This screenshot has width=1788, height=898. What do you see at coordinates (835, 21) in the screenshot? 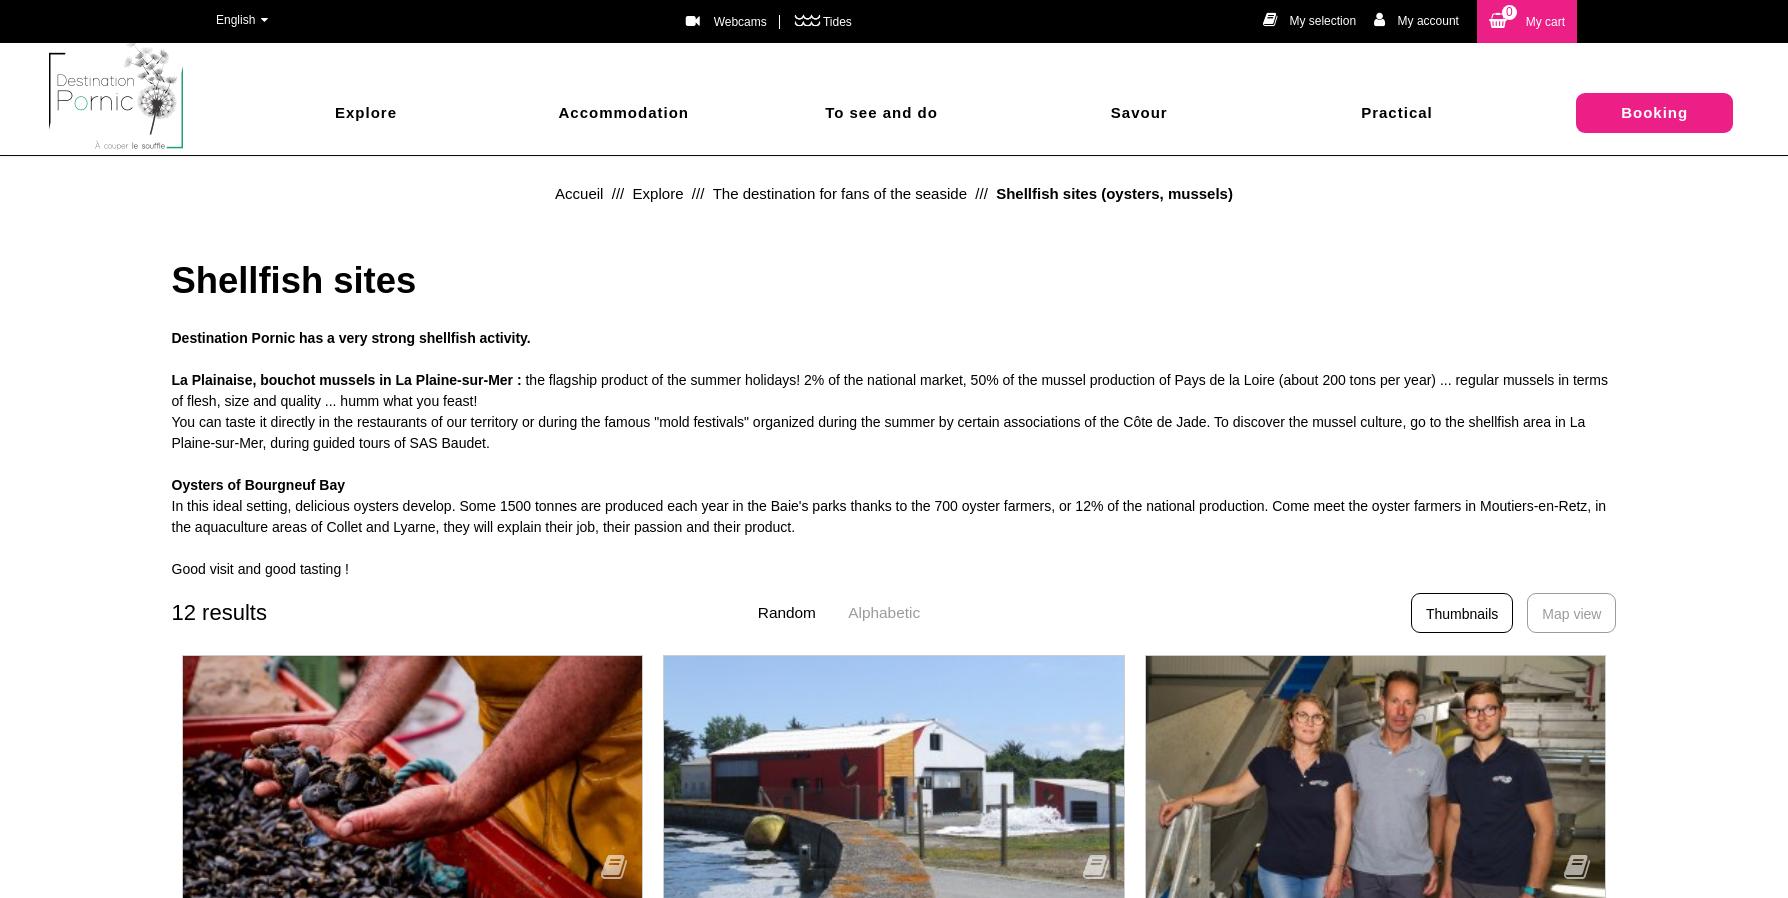
I see `'Tides'` at bounding box center [835, 21].